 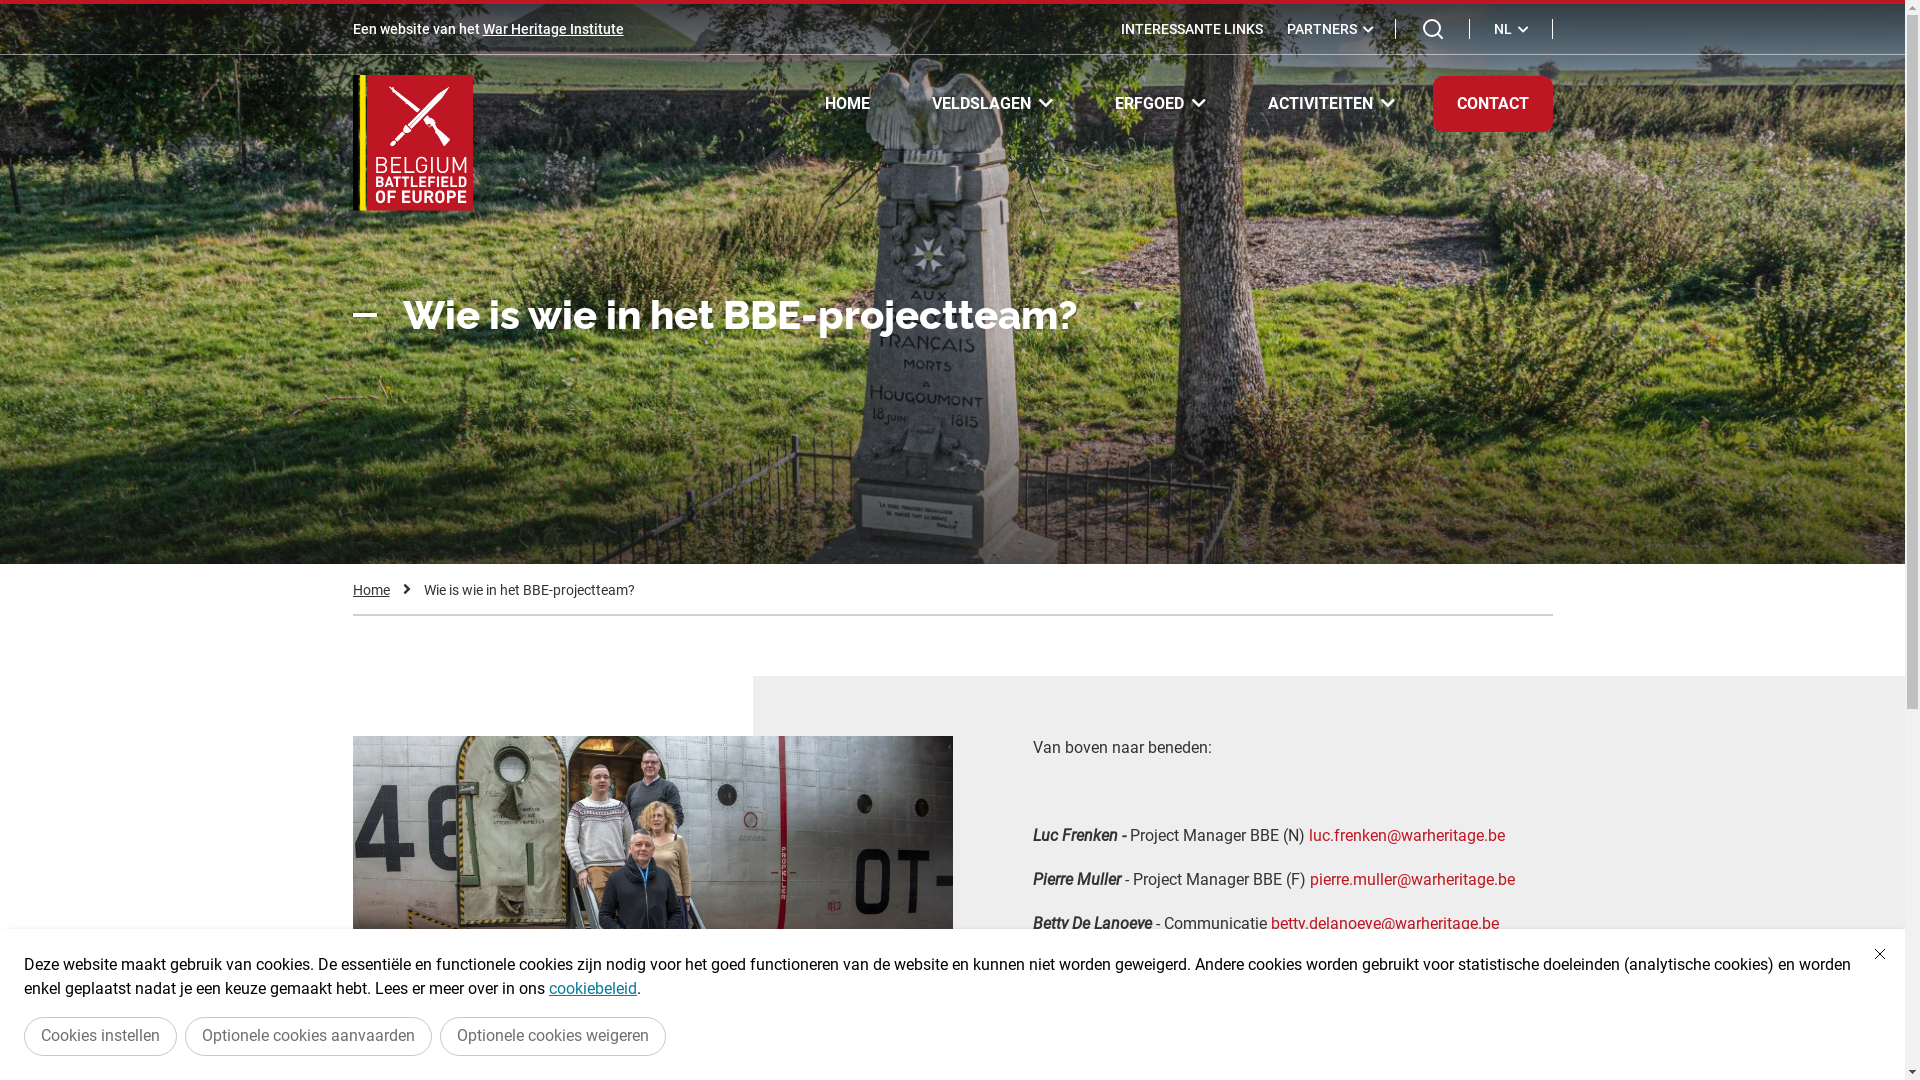 What do you see at coordinates (1482, 29) in the screenshot?
I see `'NL'` at bounding box center [1482, 29].